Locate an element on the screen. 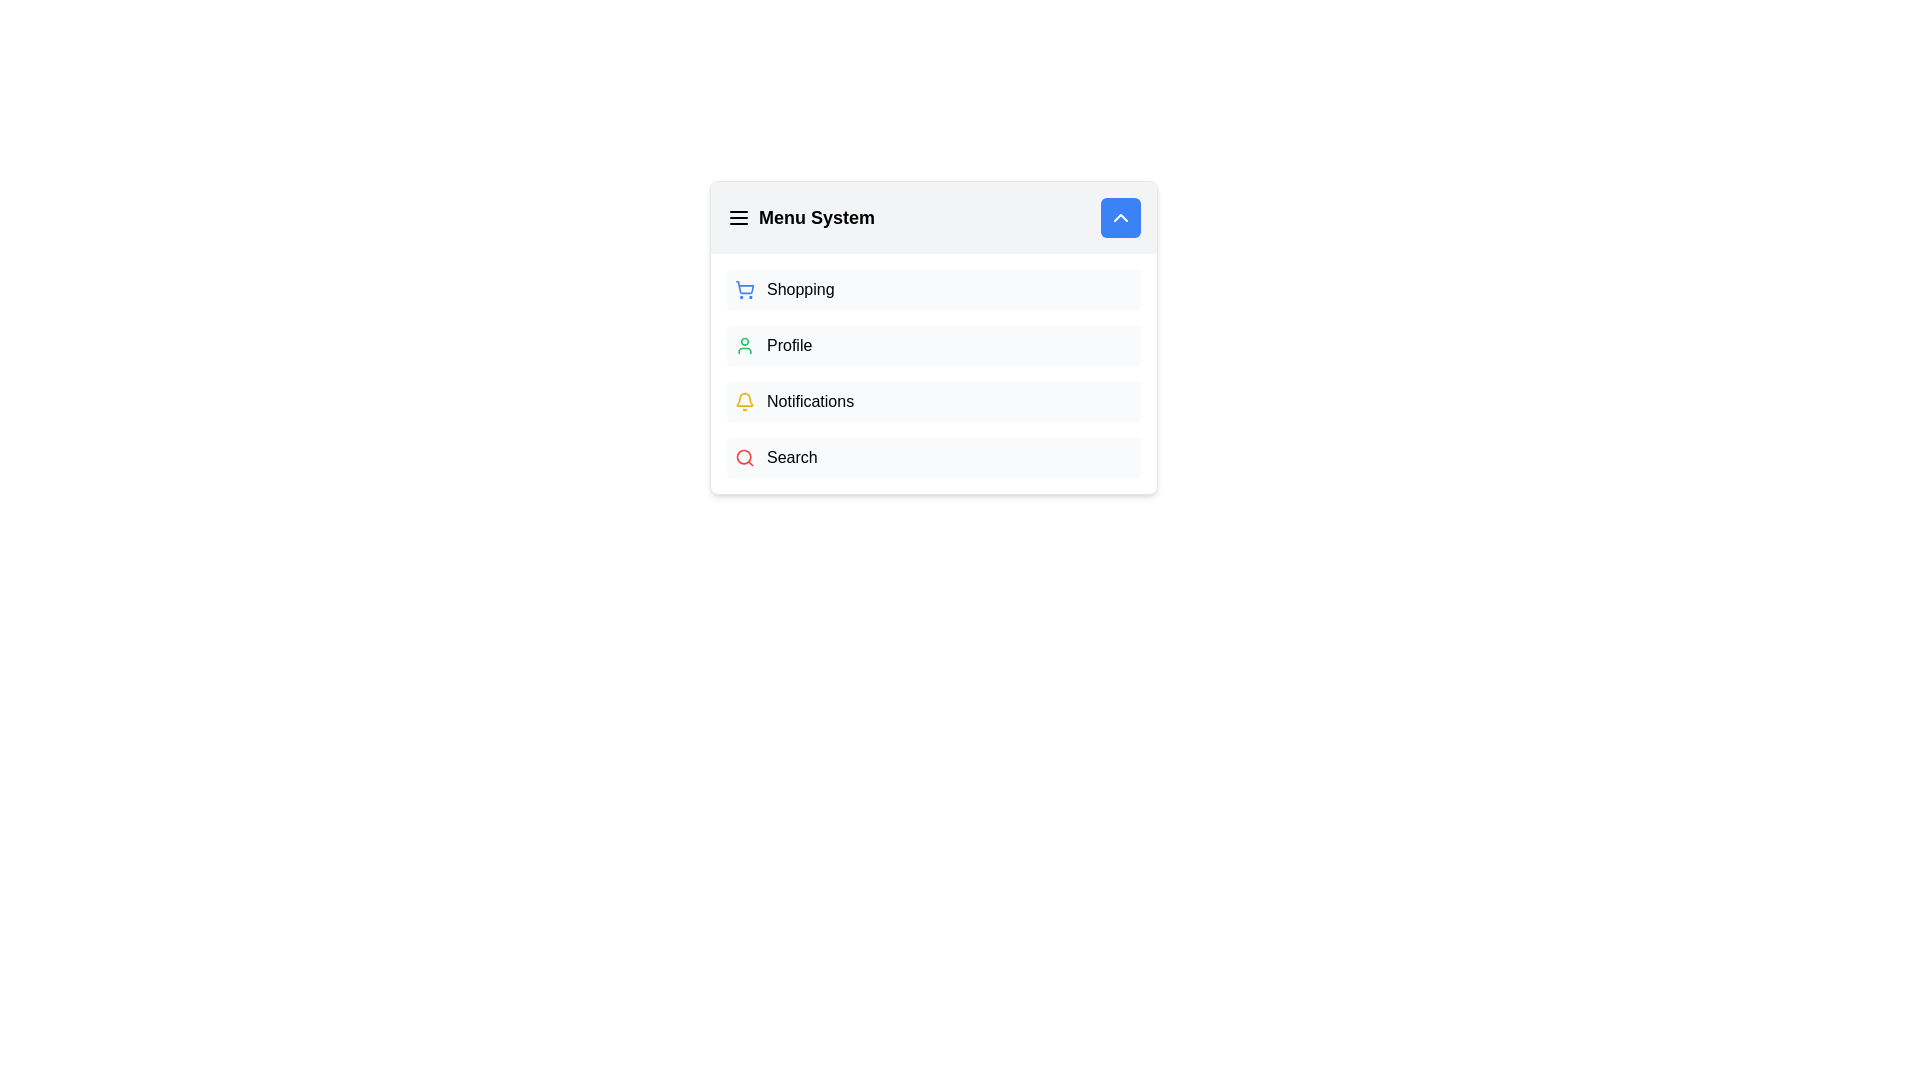 Image resolution: width=1920 pixels, height=1080 pixels. the second menu item in the vertical list to navigate to the user's profile page, which is located below 'Shopping' and above 'Notifications' is located at coordinates (933, 337).